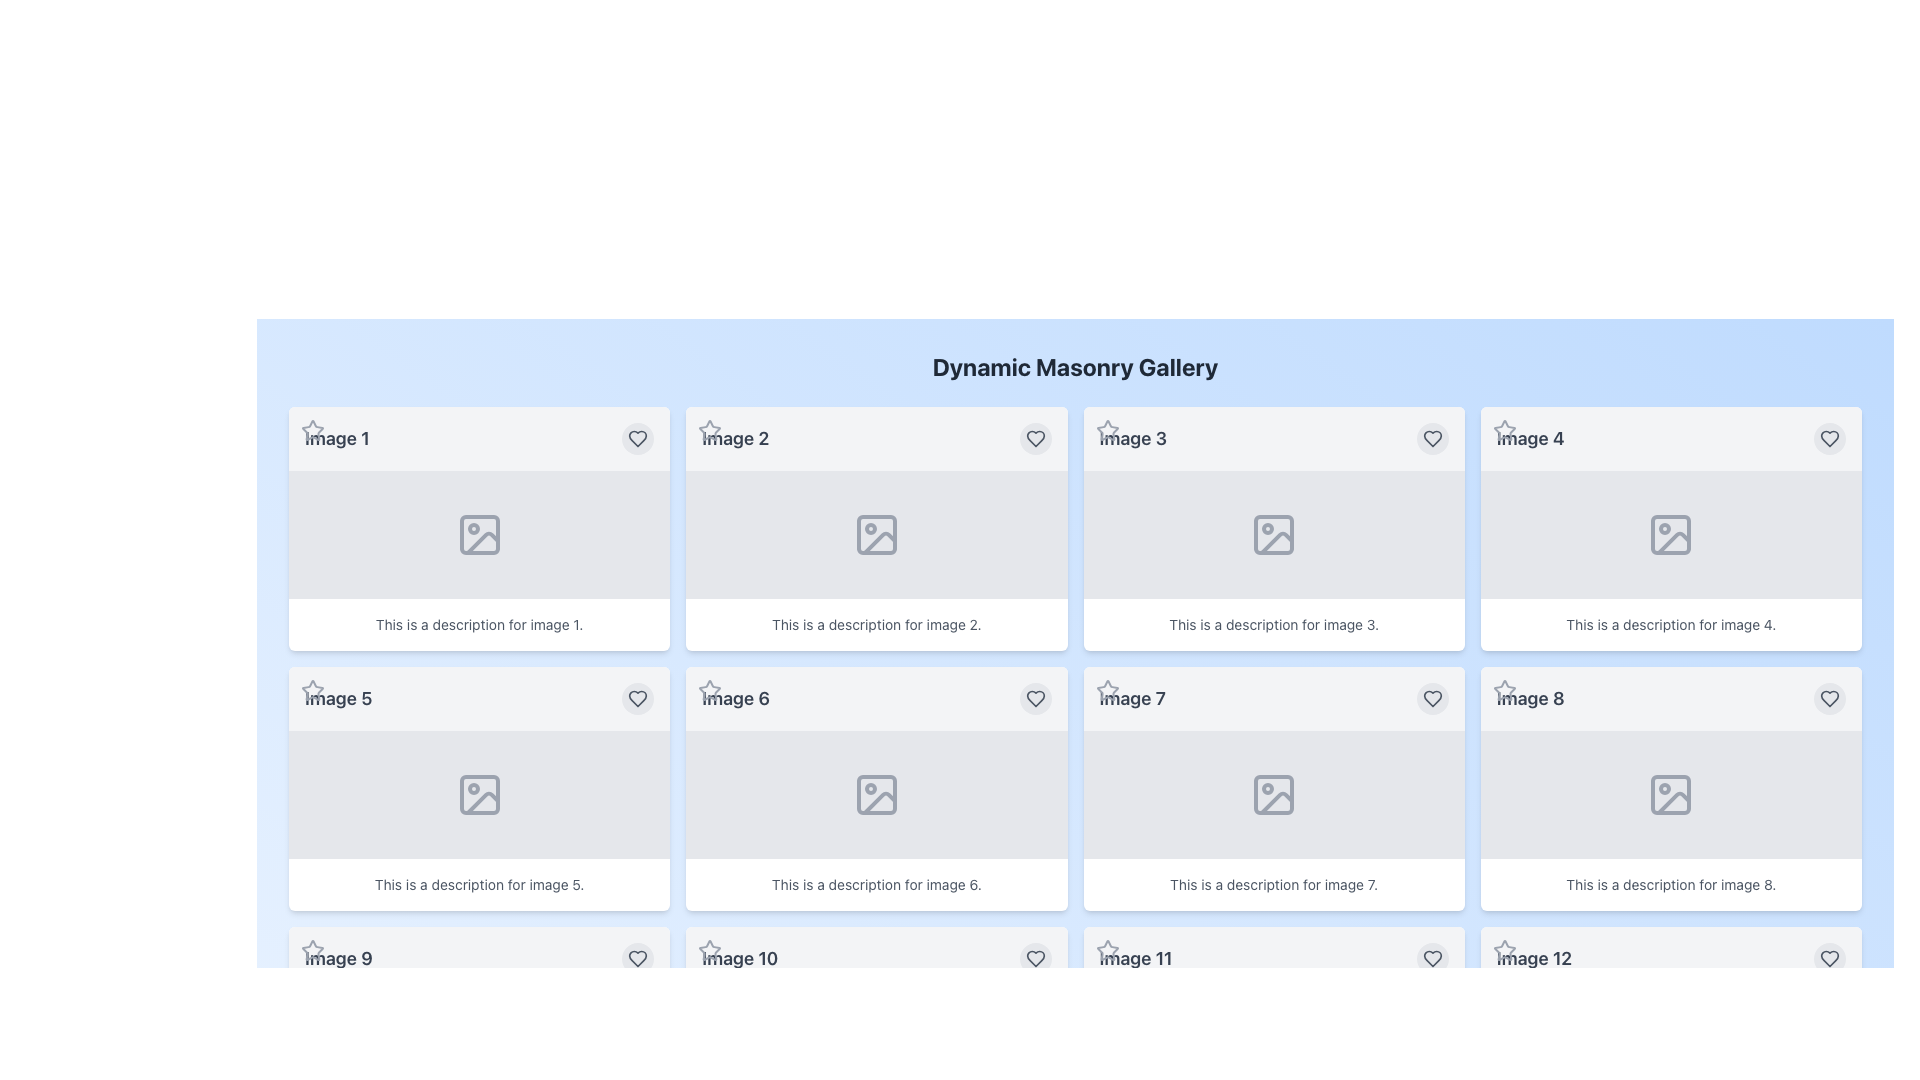 The image size is (1920, 1080). I want to click on the Image Placeholder element located in the second card of the grid layout under the heading 'Dynamic Masonry Gallery', positioned centrally between the title 'Image 2' and the description 'This is a description for image 2', so click(876, 534).